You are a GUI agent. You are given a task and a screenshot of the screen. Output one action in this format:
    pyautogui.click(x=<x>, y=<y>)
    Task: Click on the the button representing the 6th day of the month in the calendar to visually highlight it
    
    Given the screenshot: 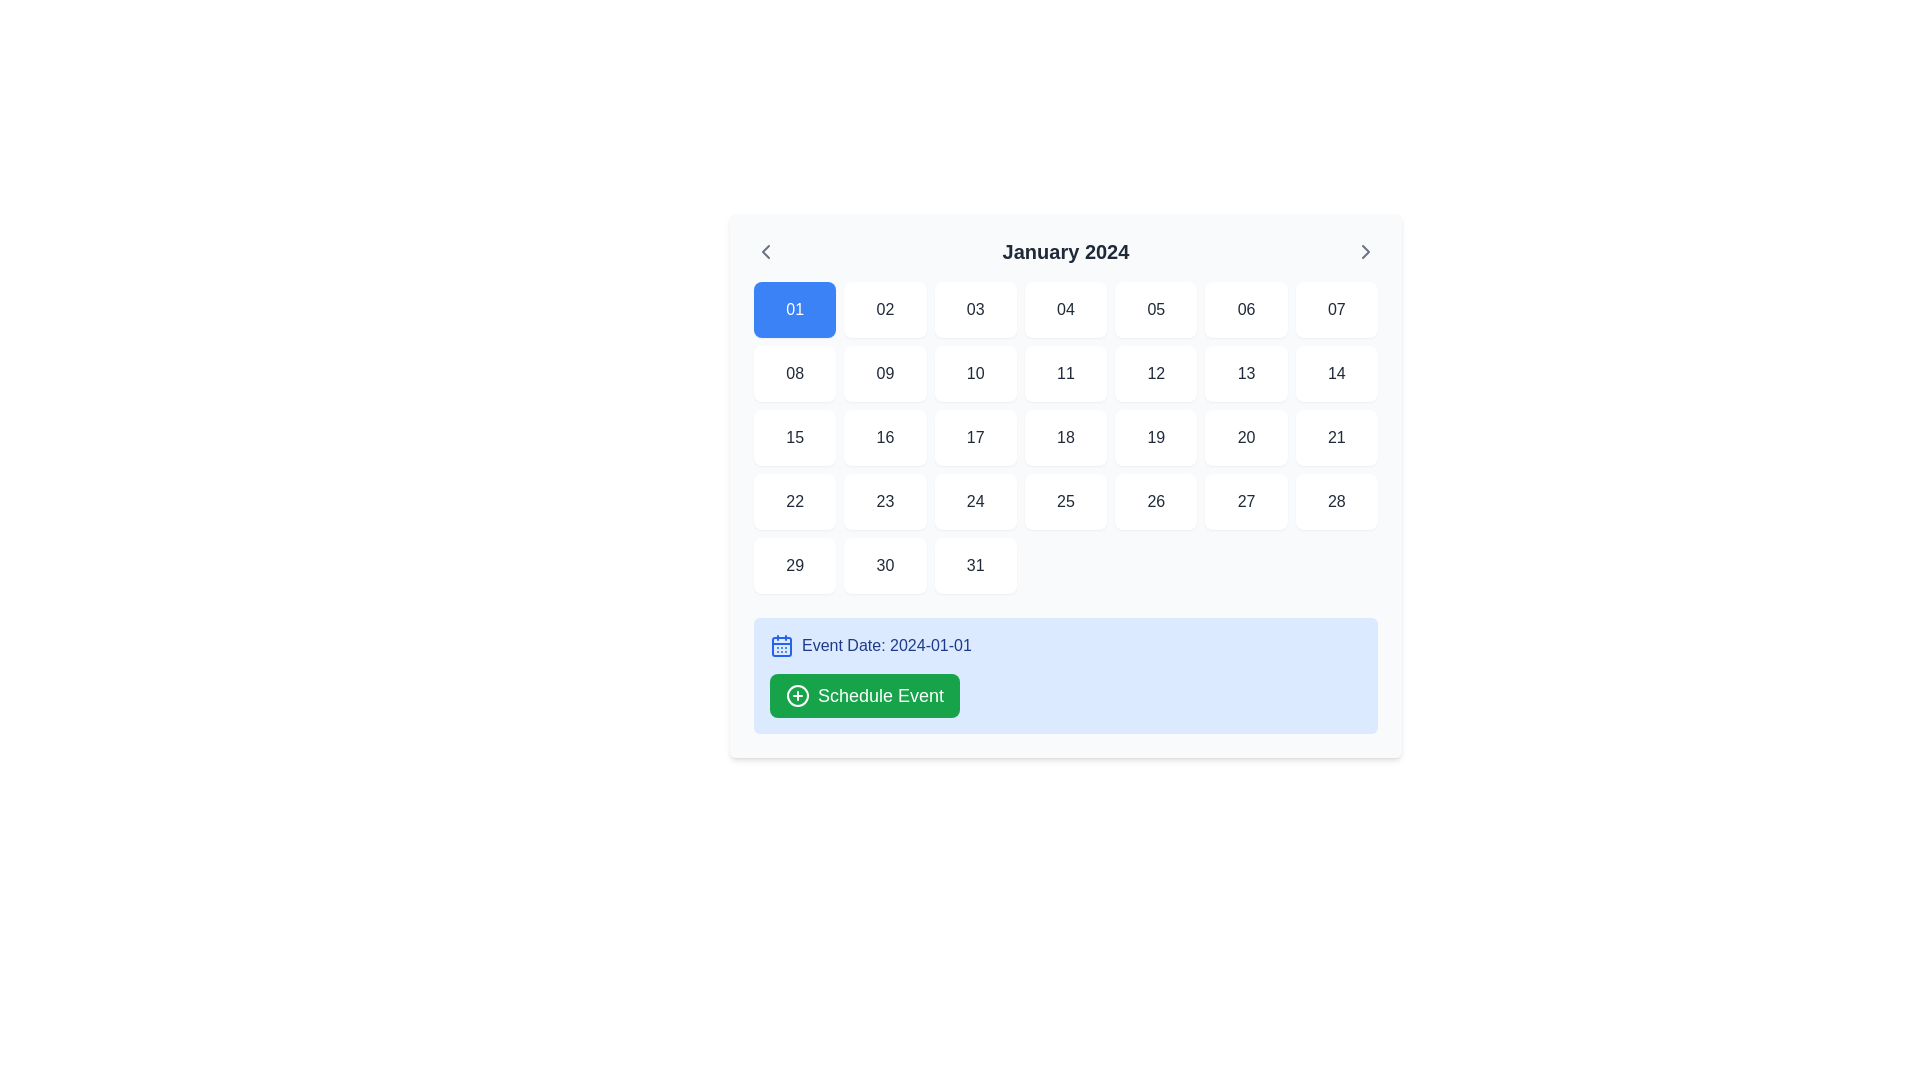 What is the action you would take?
    pyautogui.click(x=1245, y=309)
    